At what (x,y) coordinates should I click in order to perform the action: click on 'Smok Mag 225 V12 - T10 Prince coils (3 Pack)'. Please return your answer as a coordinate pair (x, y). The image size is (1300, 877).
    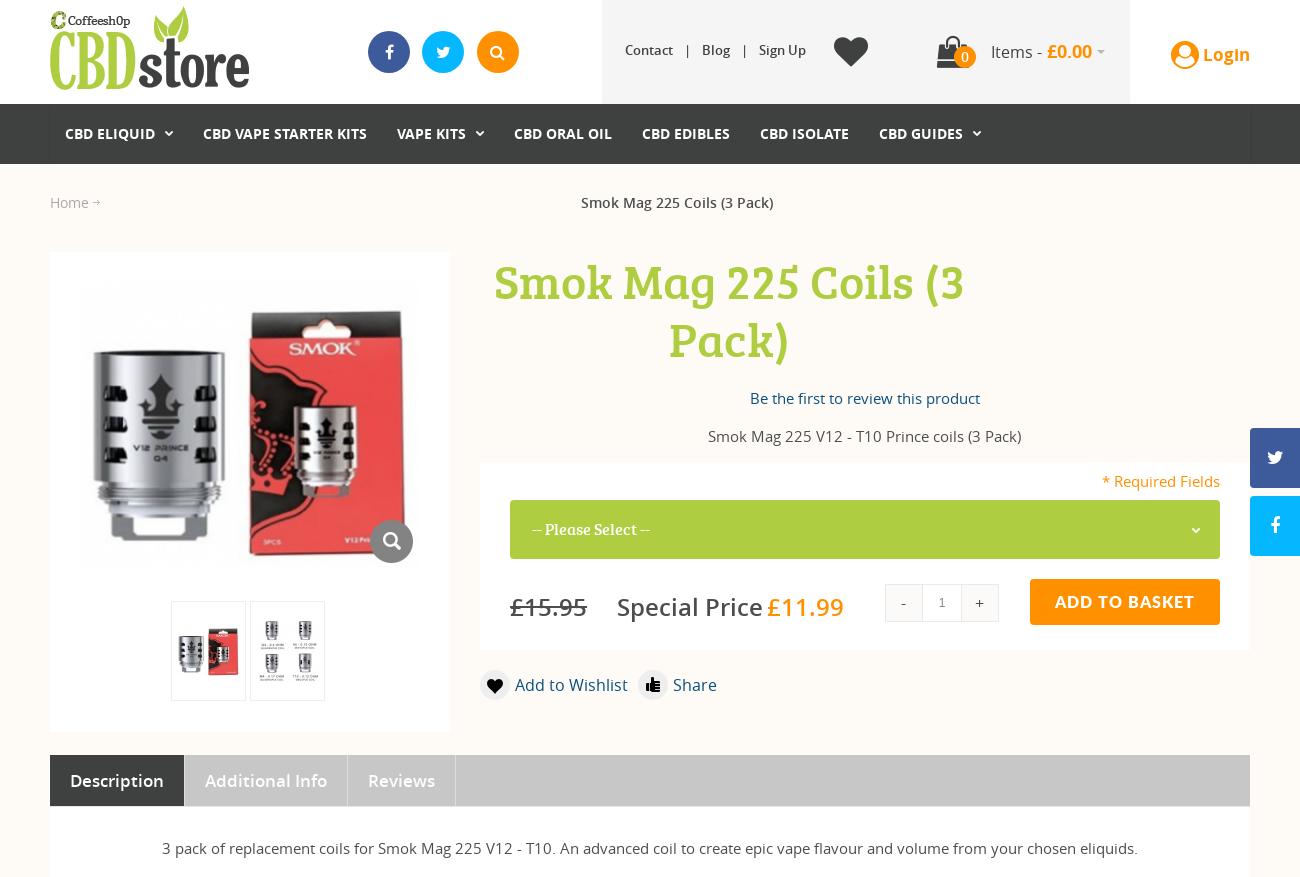
    Looking at the image, I should click on (864, 433).